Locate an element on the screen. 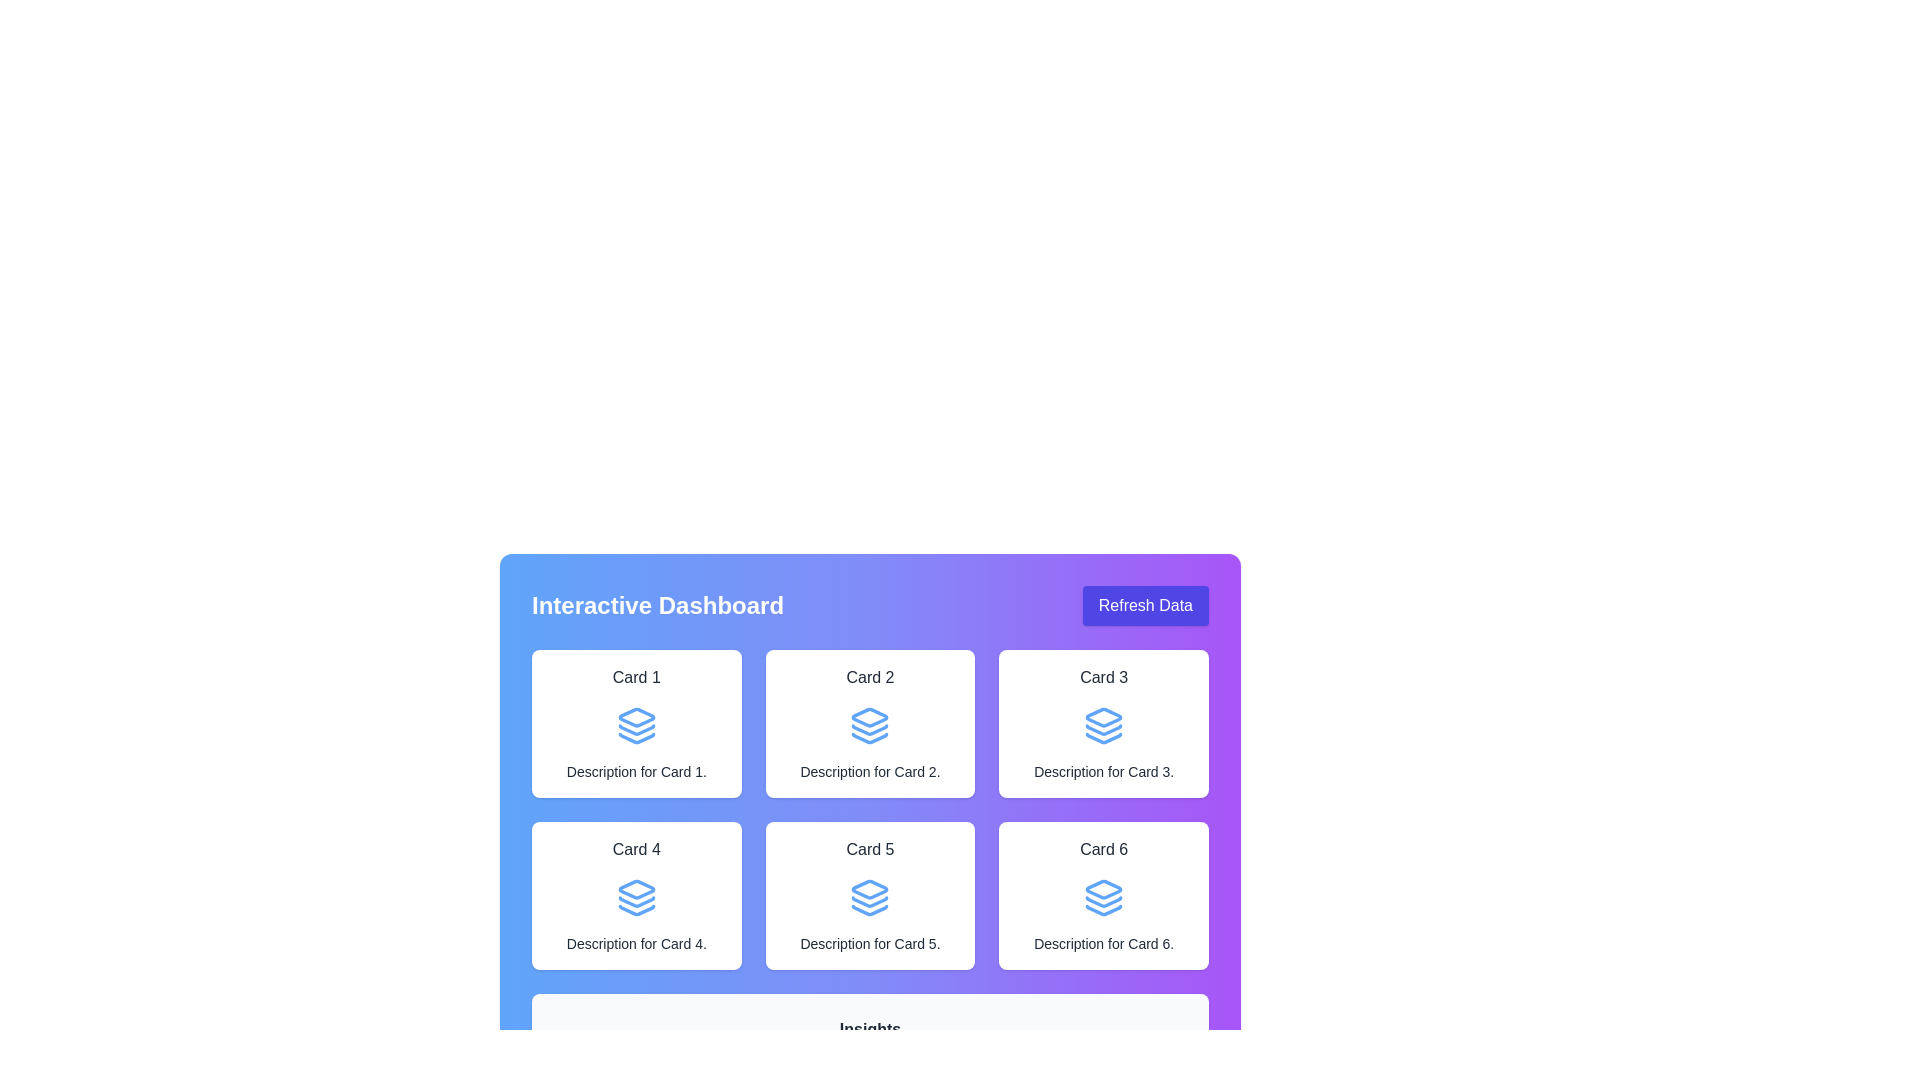 The height and width of the screenshot is (1080, 1920). the panel at the top of the dashboard is located at coordinates (870, 604).